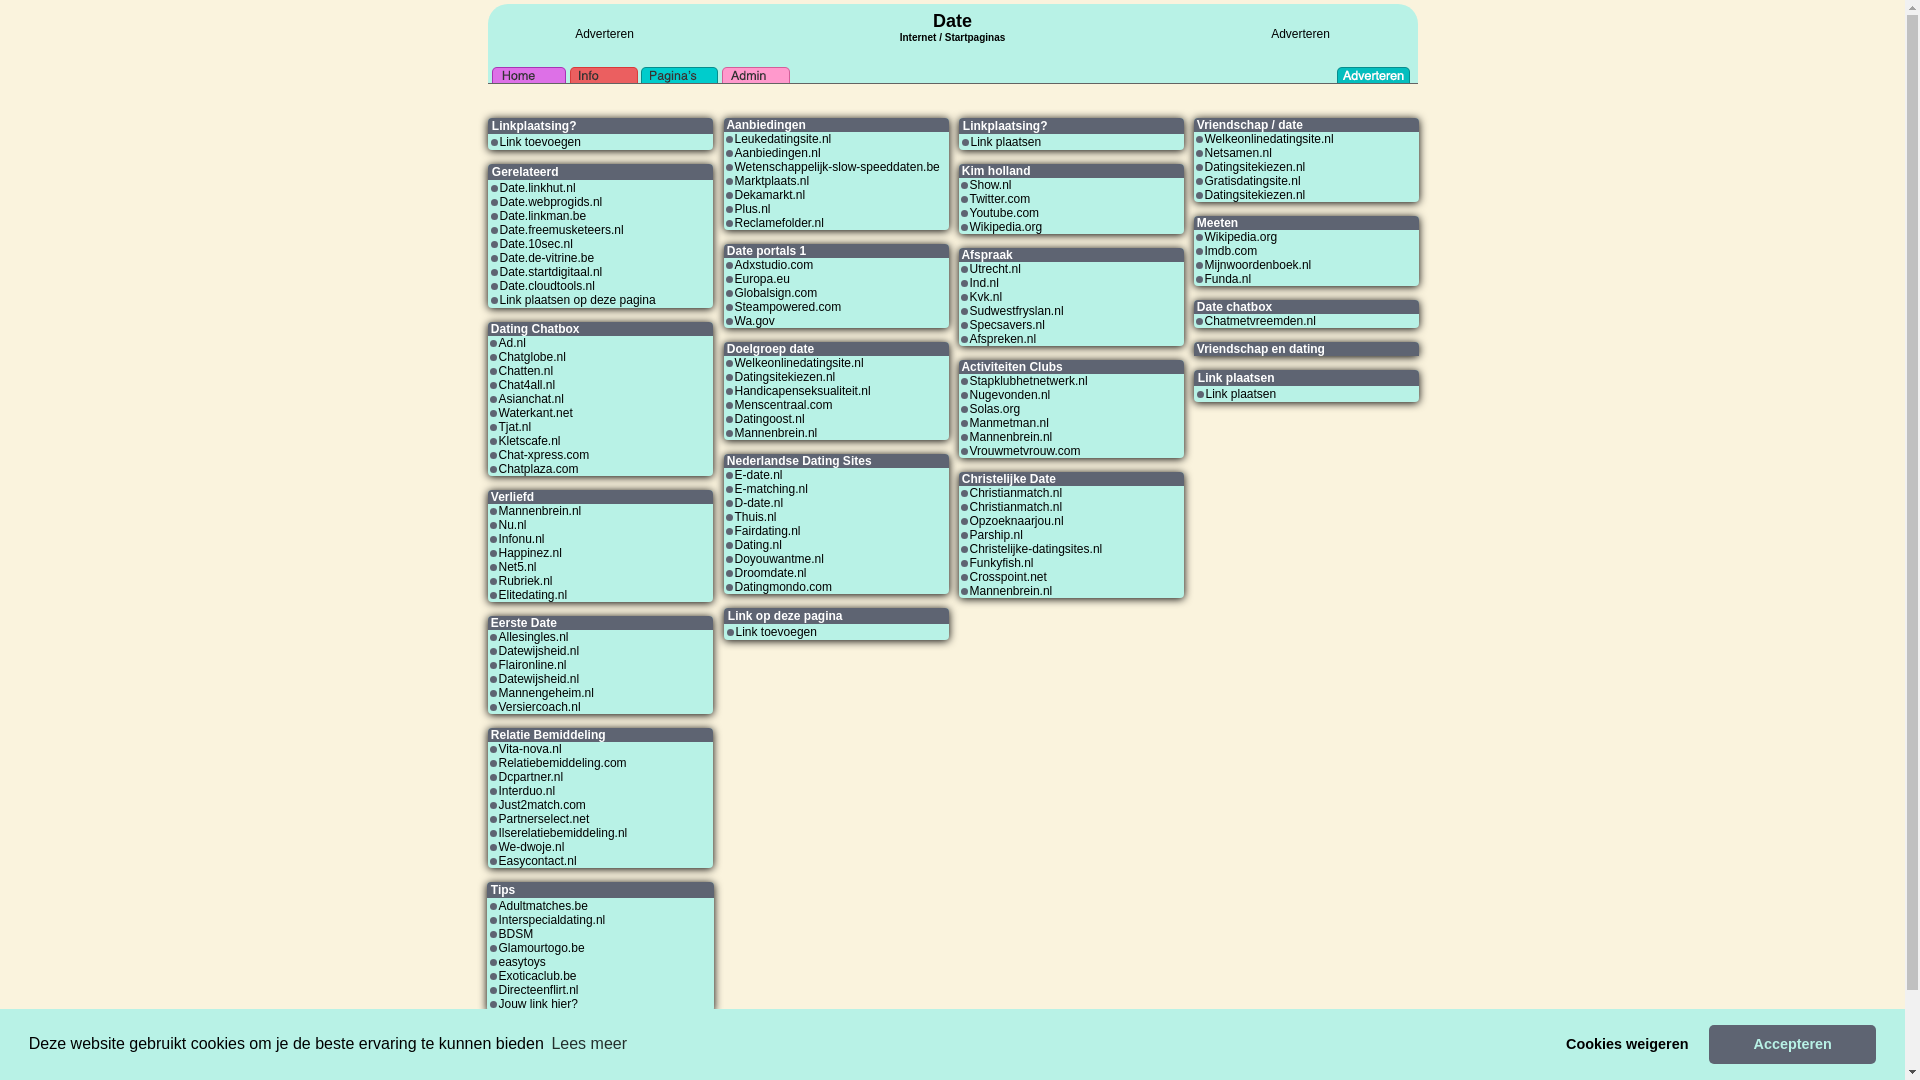  What do you see at coordinates (1017, 519) in the screenshot?
I see `'Opzoeknaarjou.nl'` at bounding box center [1017, 519].